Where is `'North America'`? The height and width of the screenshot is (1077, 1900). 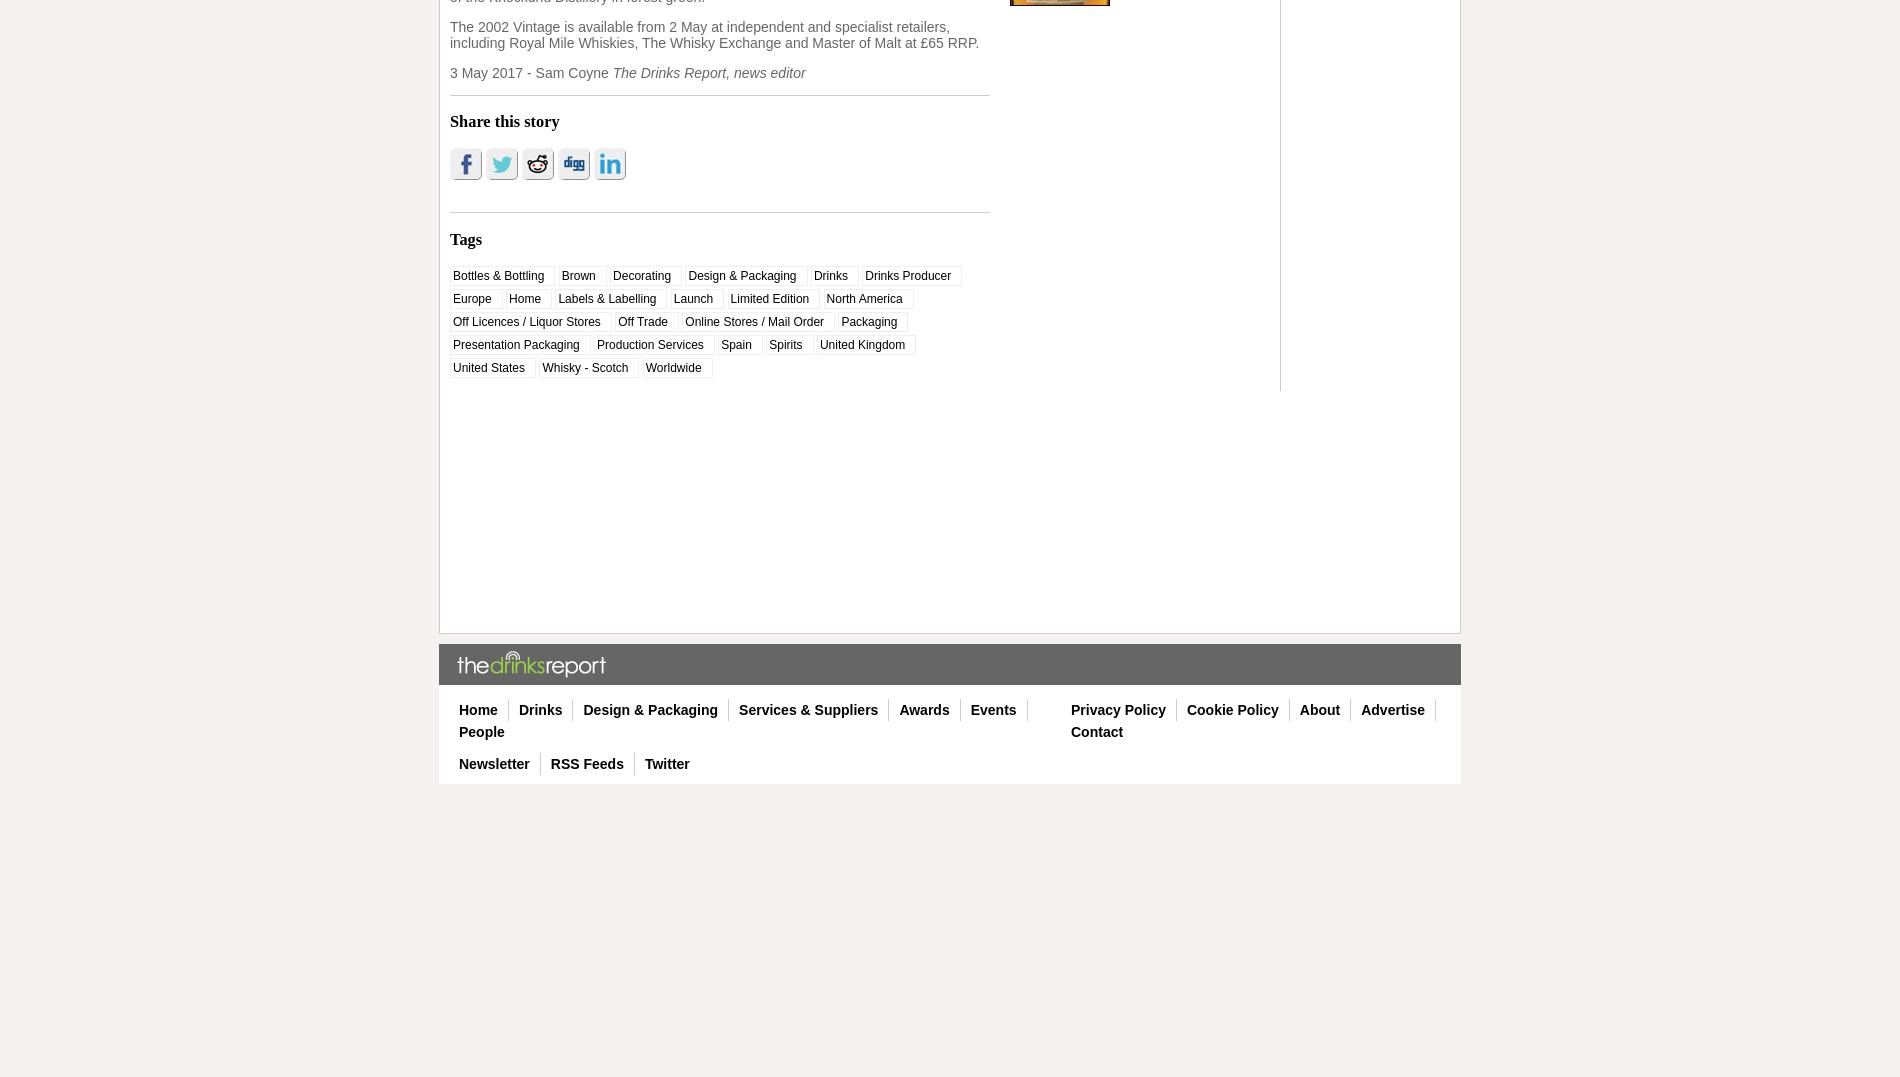
'North America' is located at coordinates (824, 298).